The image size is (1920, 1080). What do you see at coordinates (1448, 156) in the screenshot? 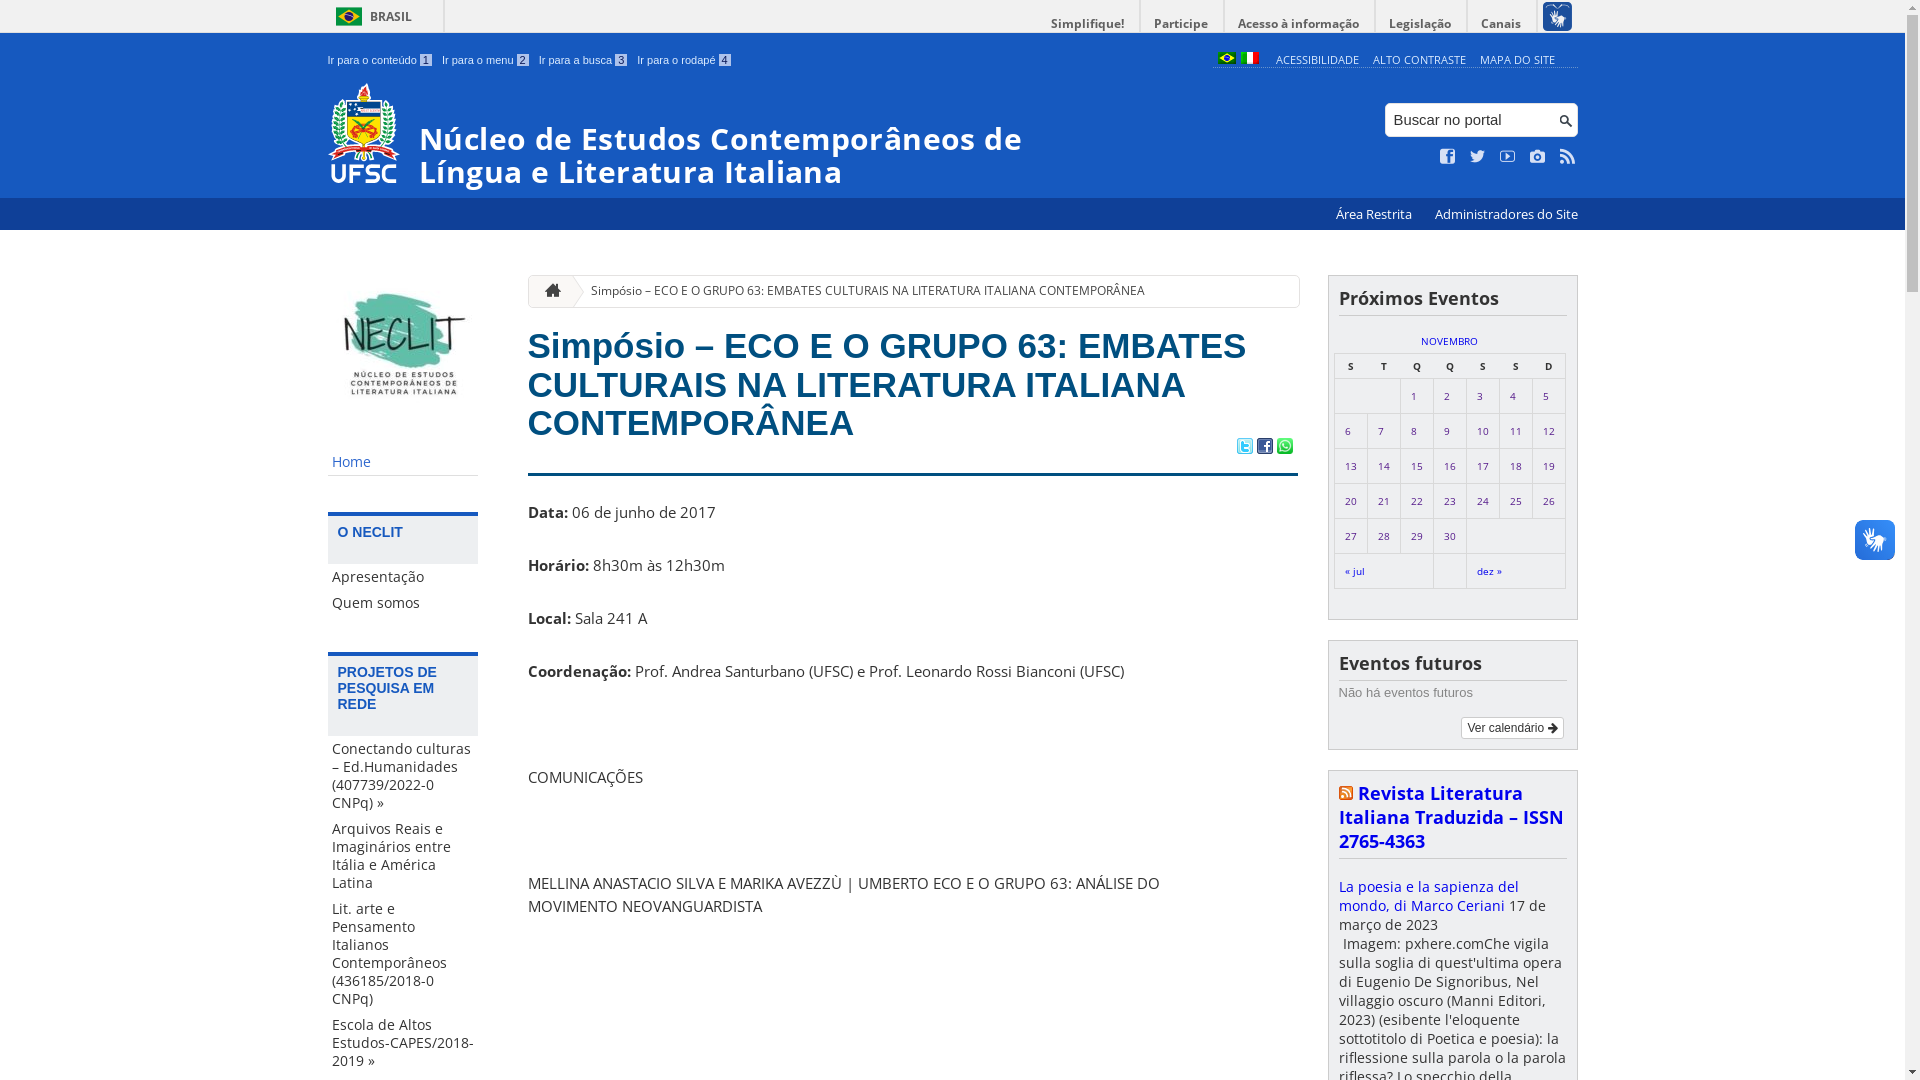
I see `'Curta no Facebook'` at bounding box center [1448, 156].